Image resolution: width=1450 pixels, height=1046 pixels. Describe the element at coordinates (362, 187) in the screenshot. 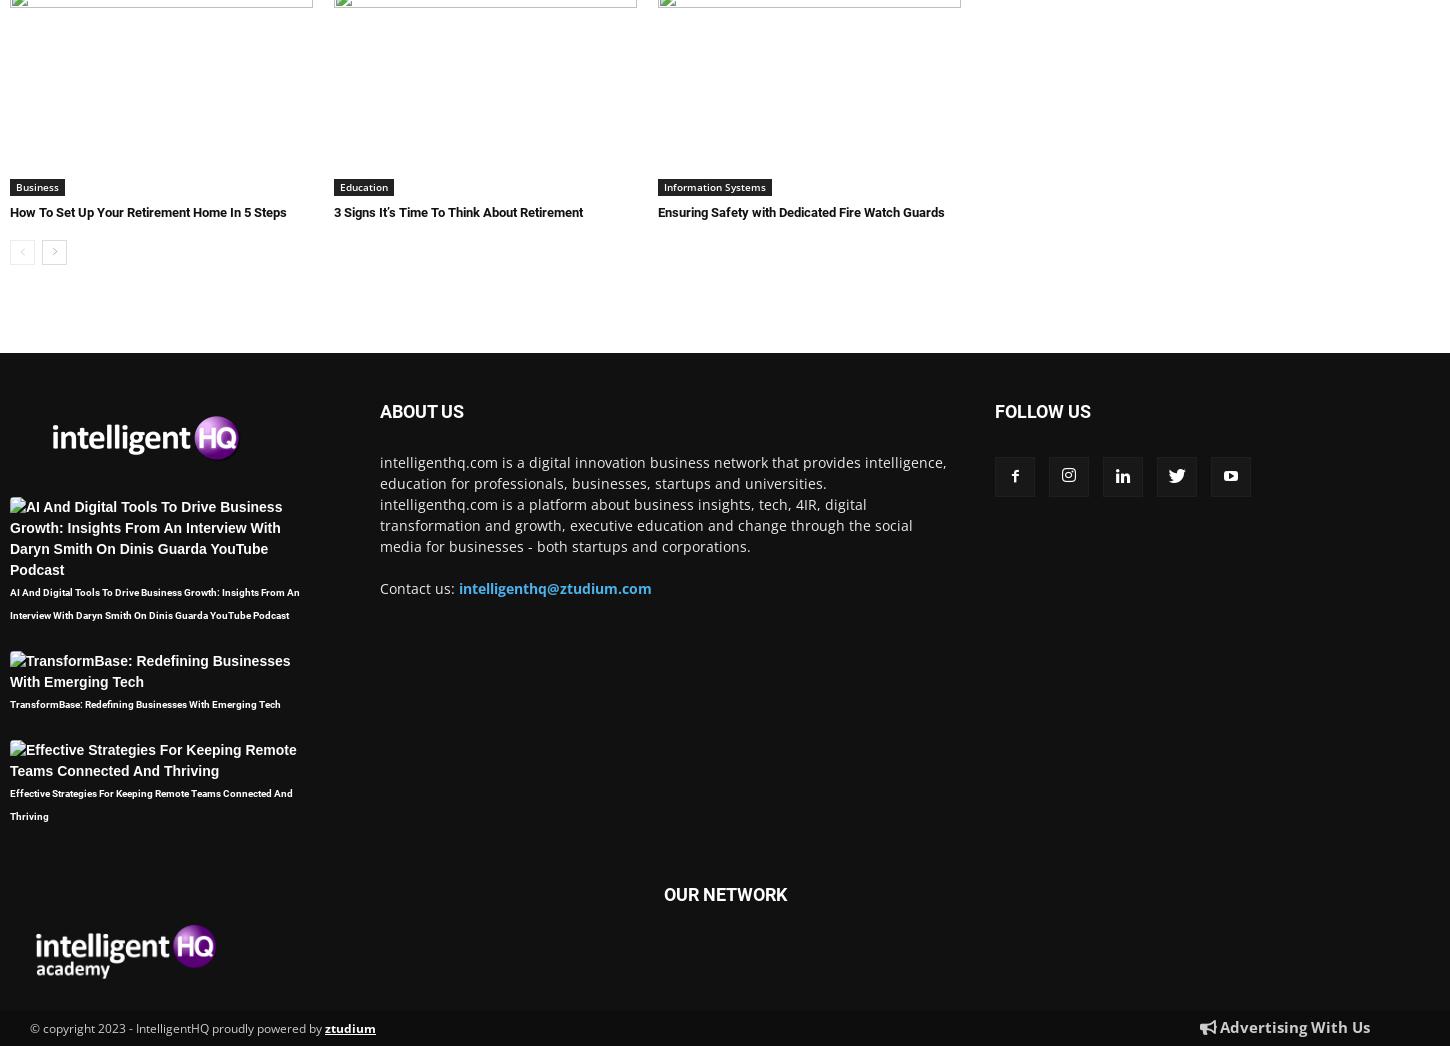

I see `'Education'` at that location.